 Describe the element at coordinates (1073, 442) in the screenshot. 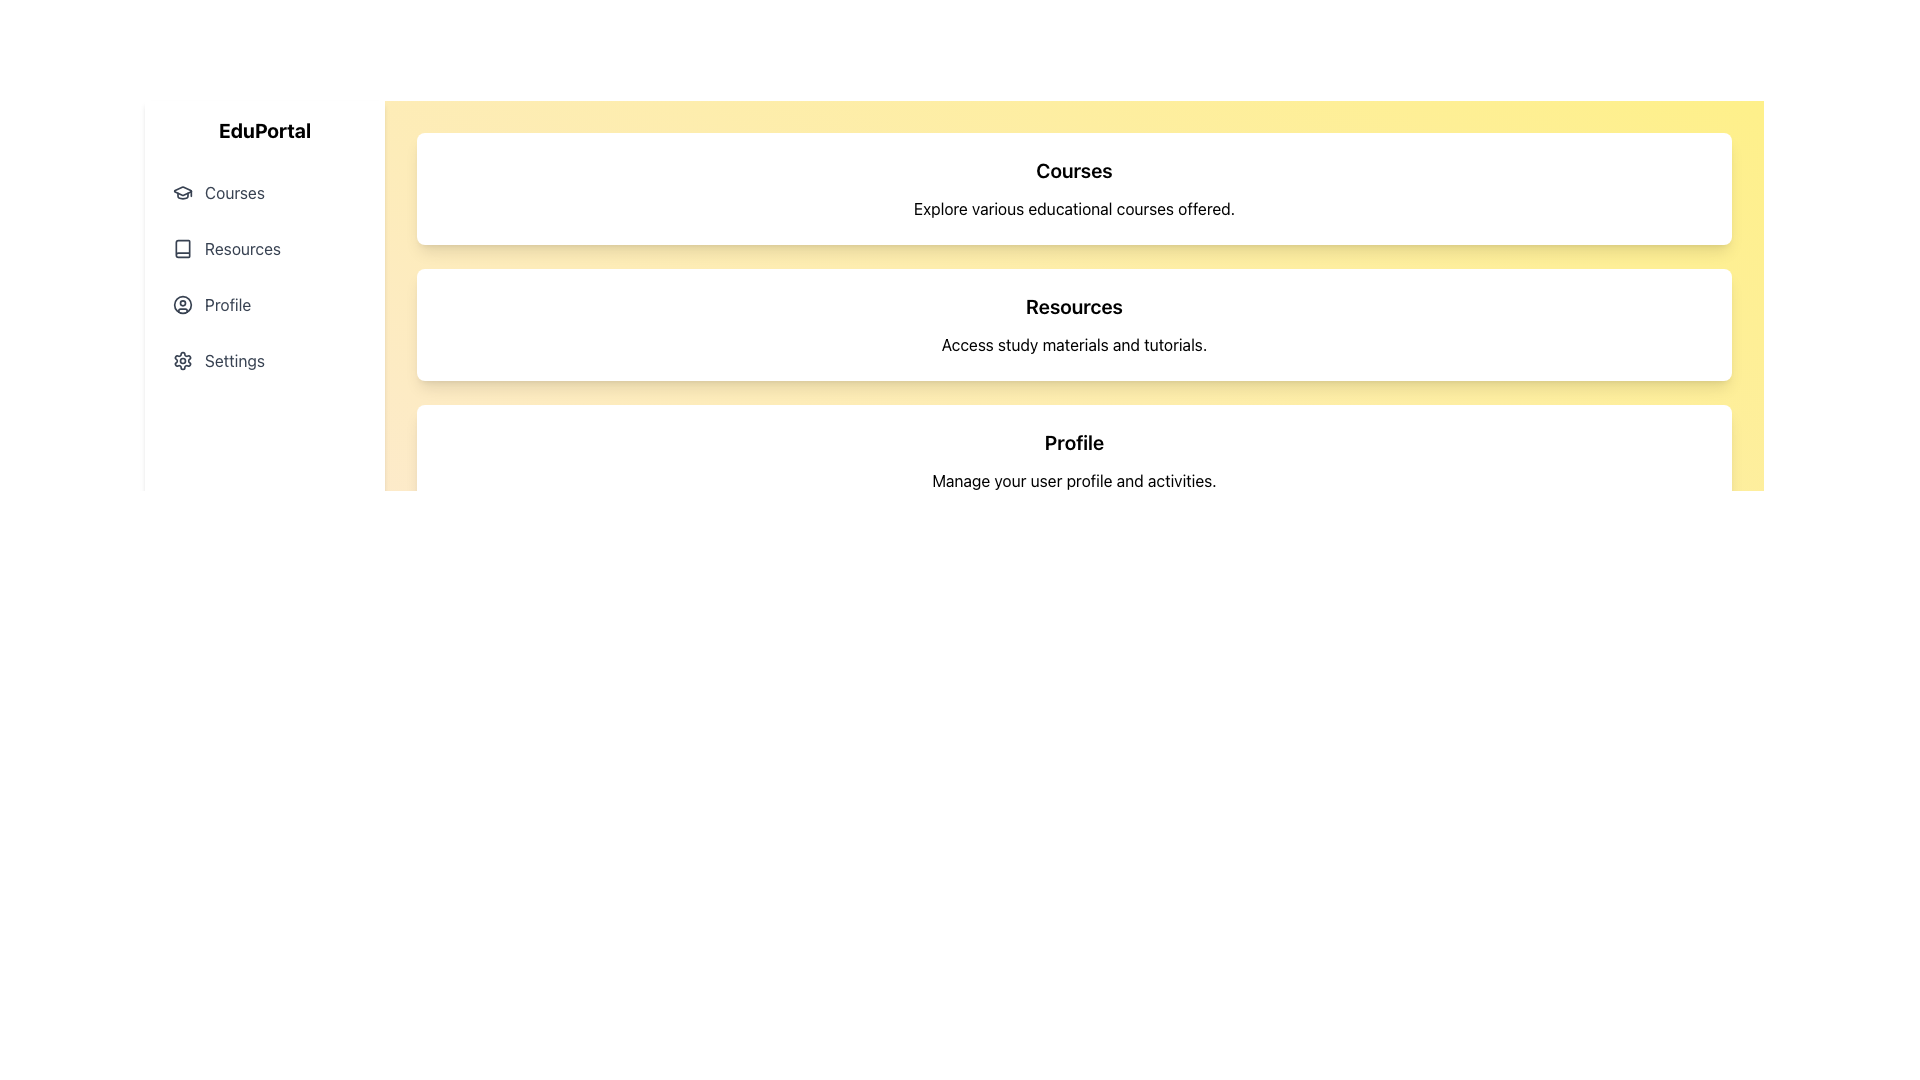

I see `the header text element labeled 'Profile', which is styled in bold and large font, indicating it is a header, and positioned above the description 'Manage your user profile and activities.'` at that location.